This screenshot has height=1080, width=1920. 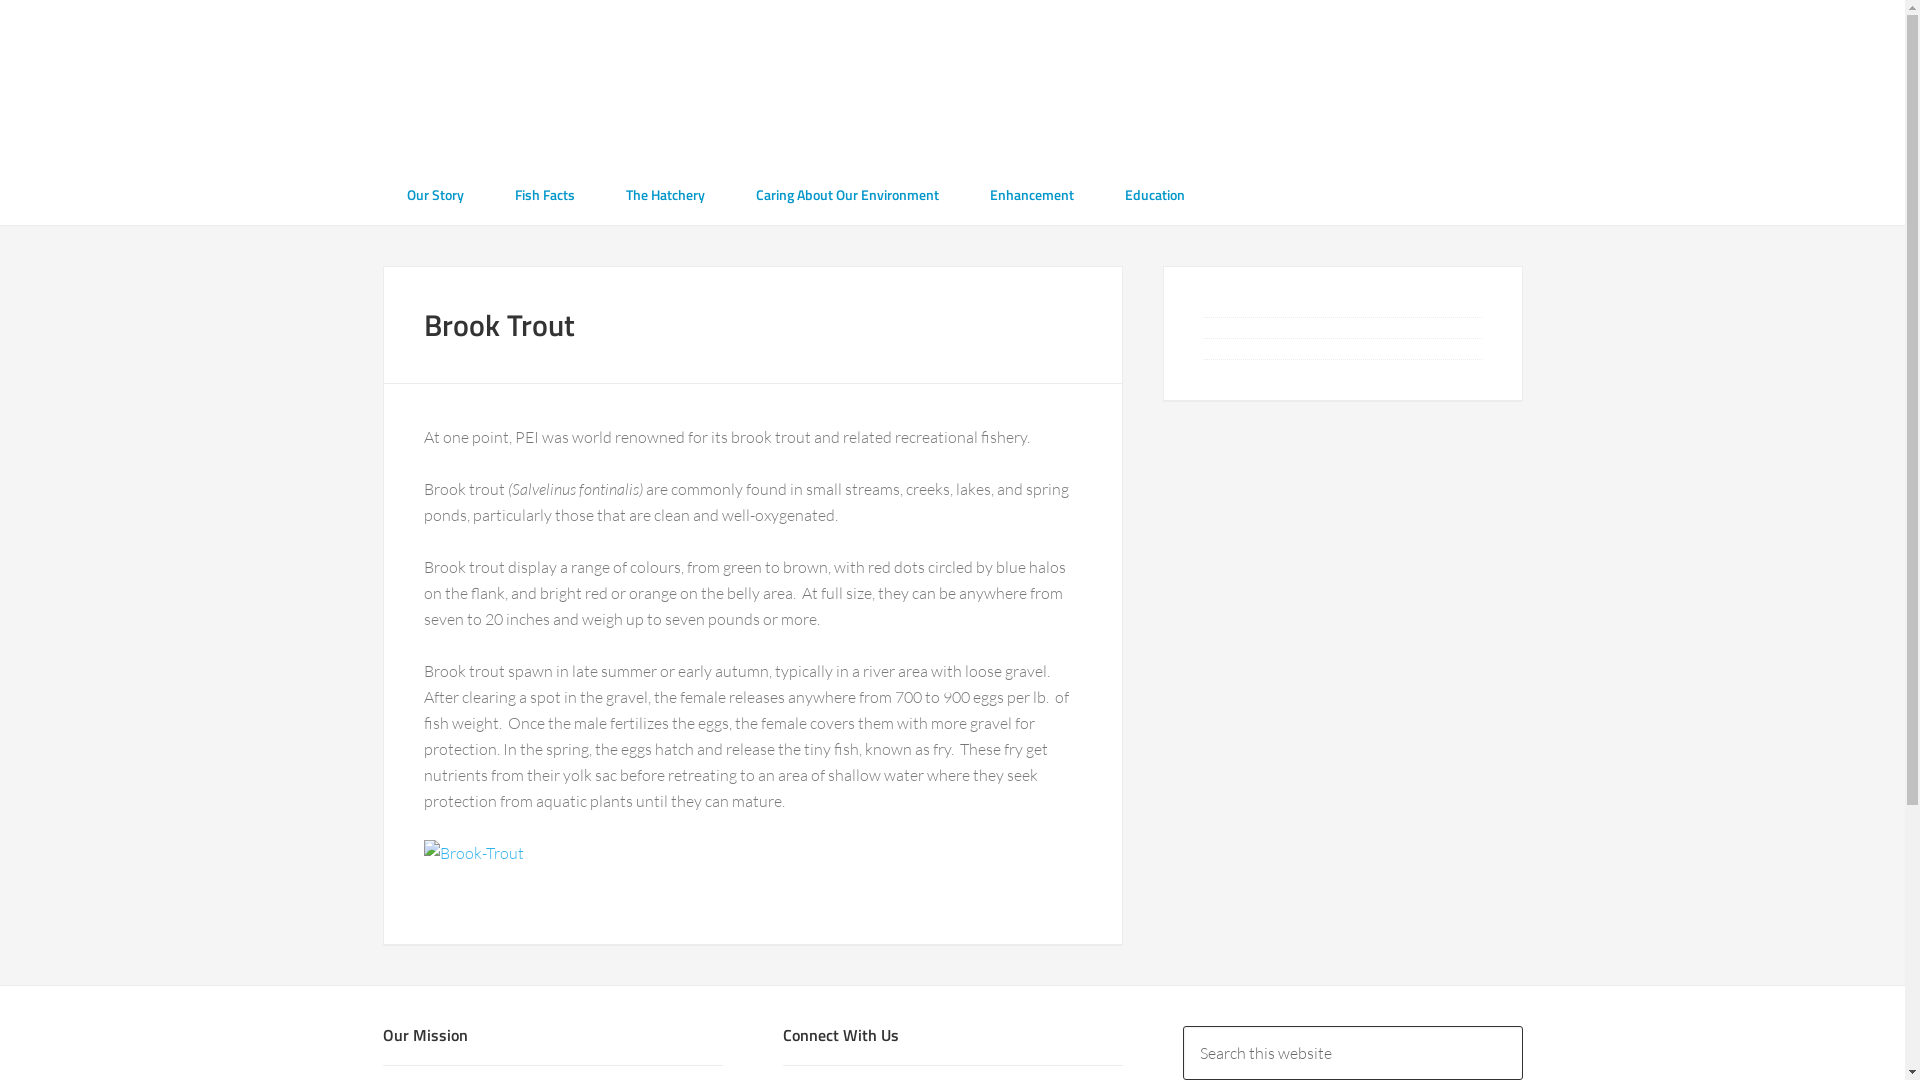 I want to click on 'Education', so click(x=1153, y=194).